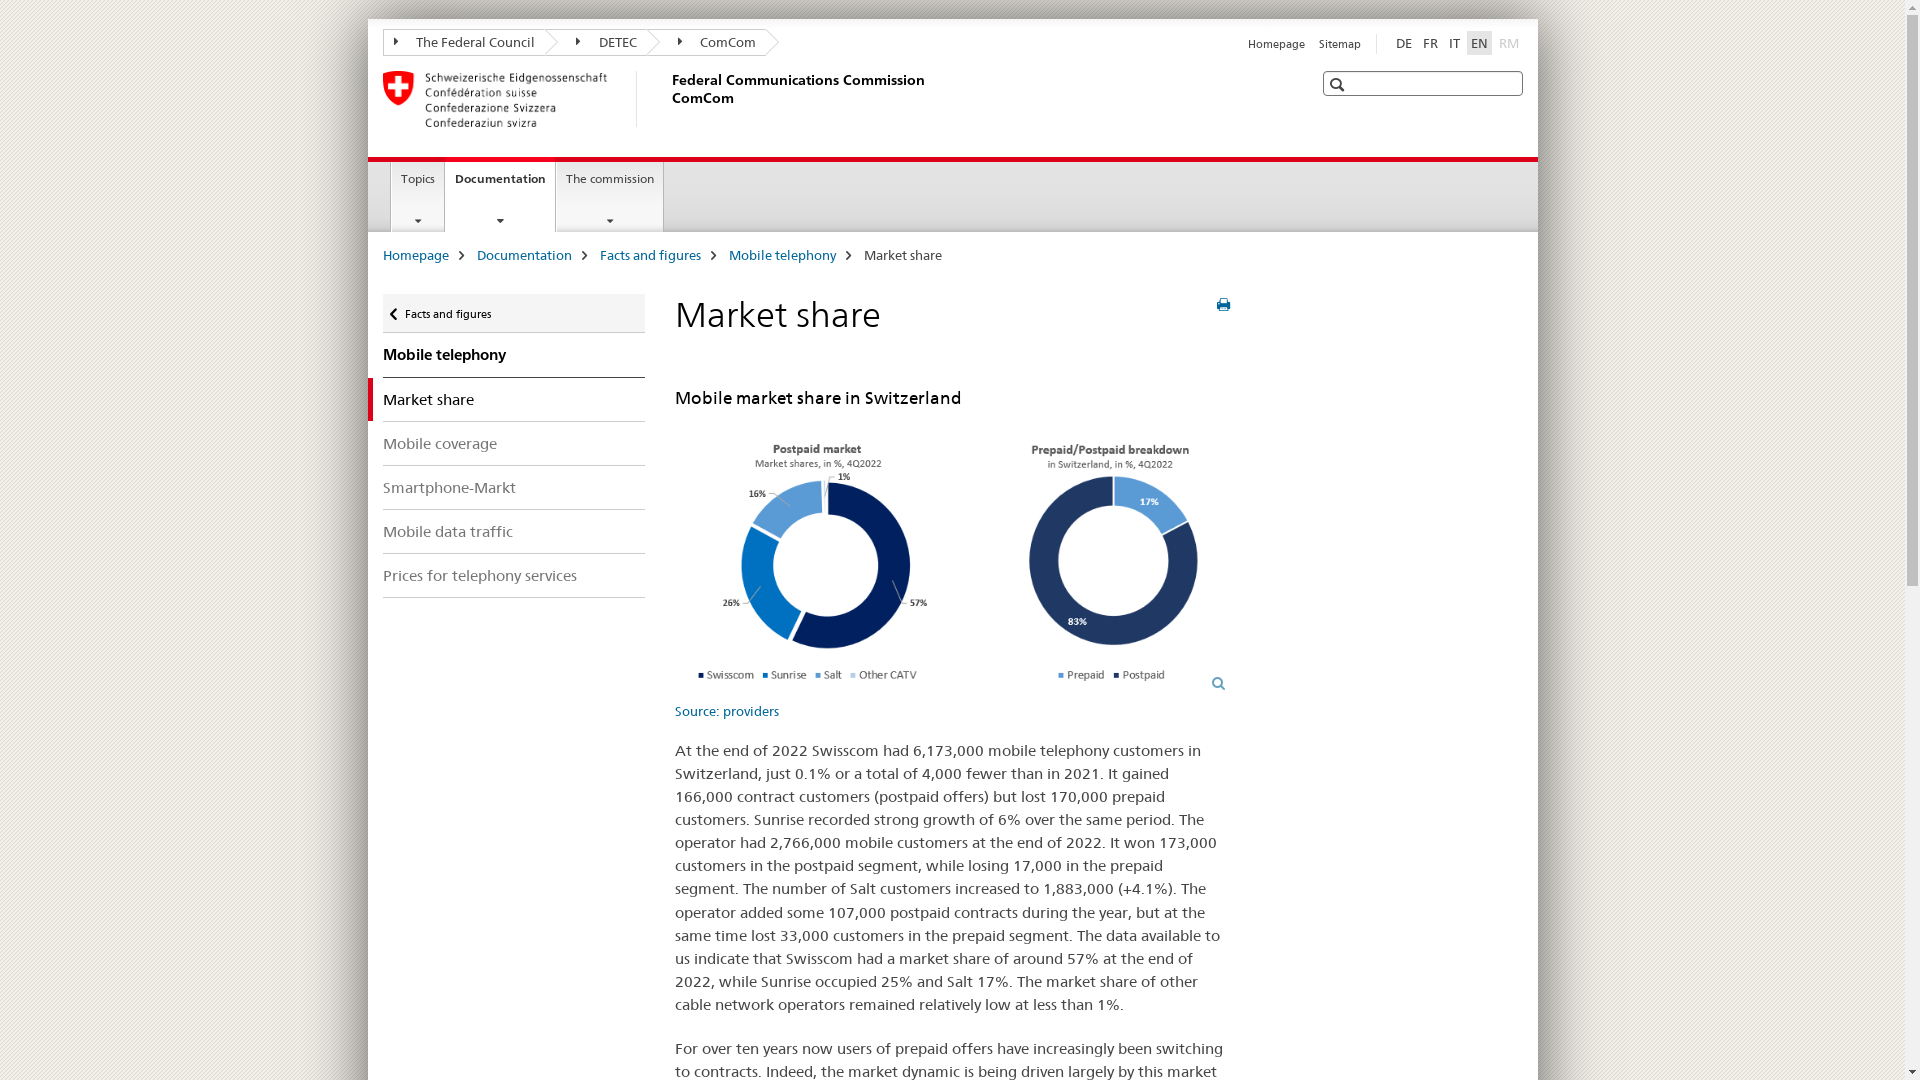 Image resolution: width=1920 pixels, height=1080 pixels. Describe the element at coordinates (445, 194) in the screenshot. I see `'Documentation` at that location.